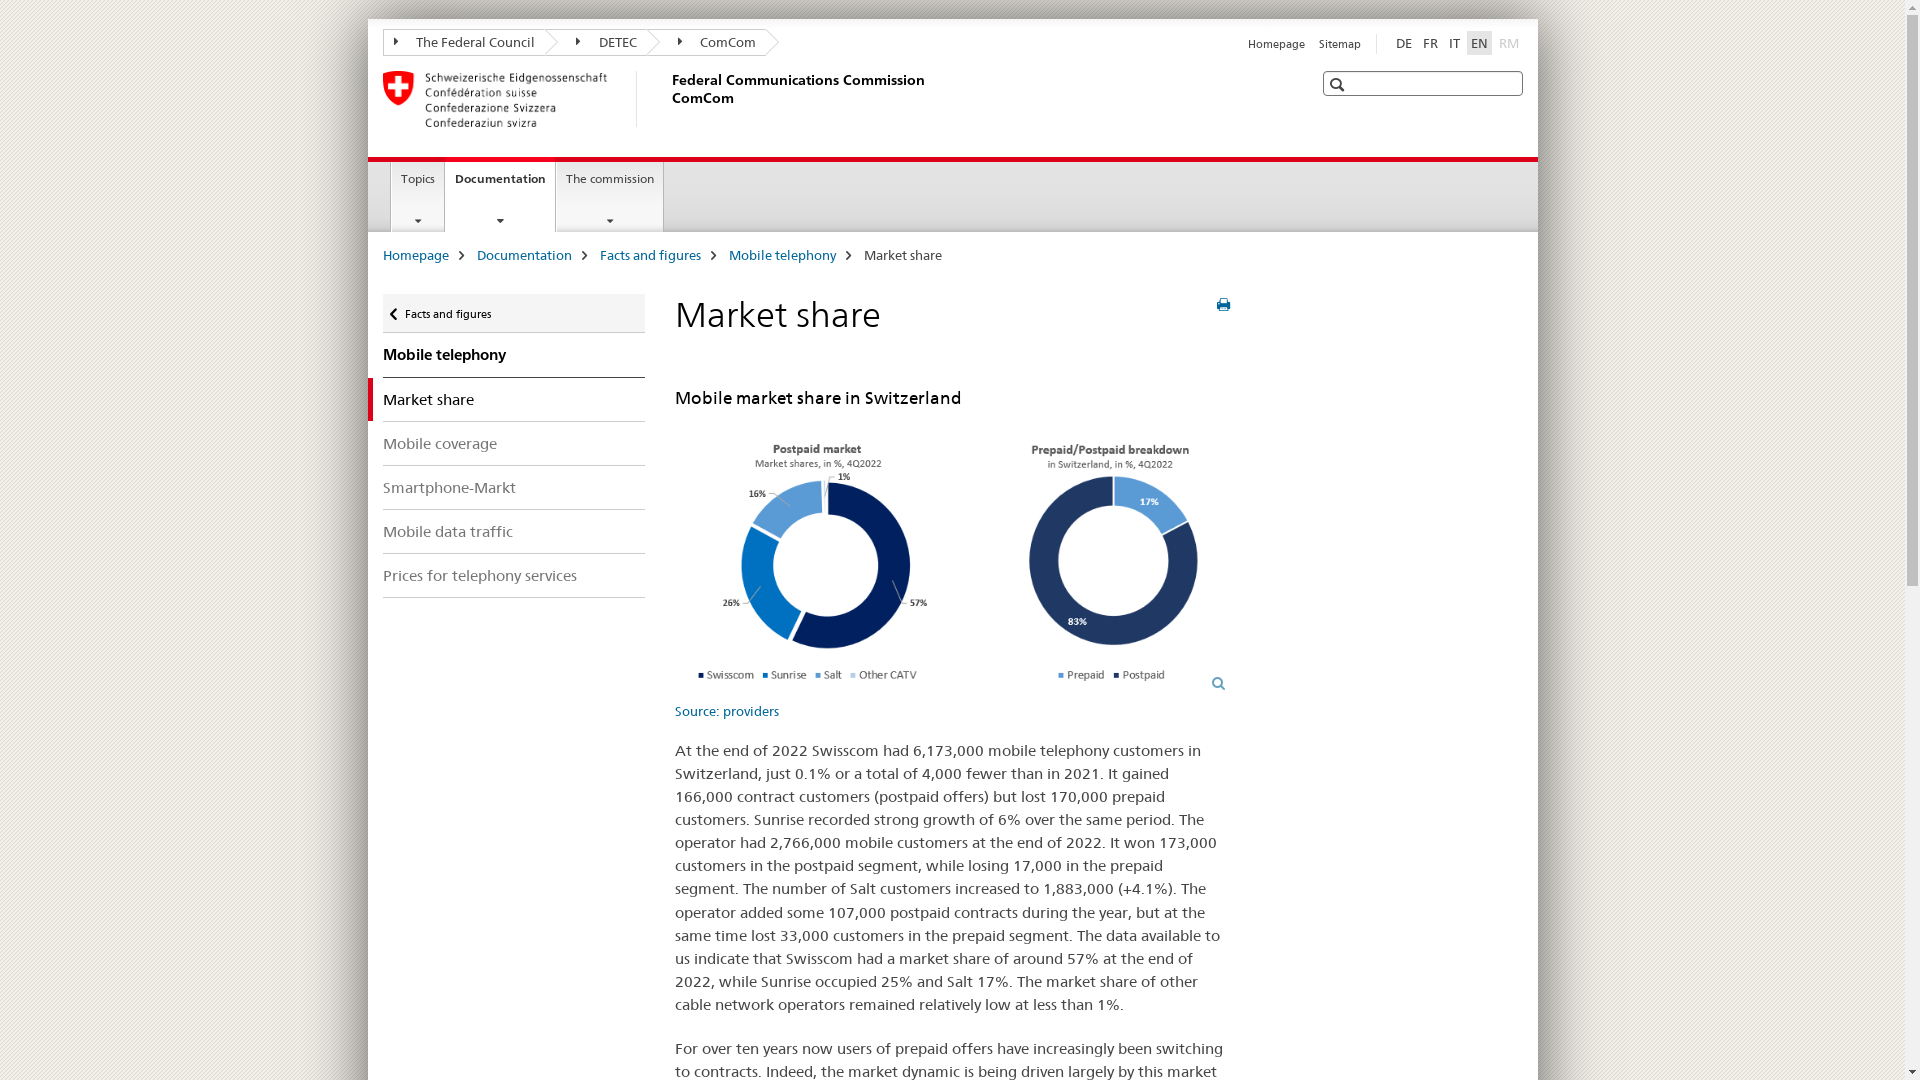 Image resolution: width=1920 pixels, height=1080 pixels. Describe the element at coordinates (445, 194) in the screenshot. I see `'Documentation` at that location.